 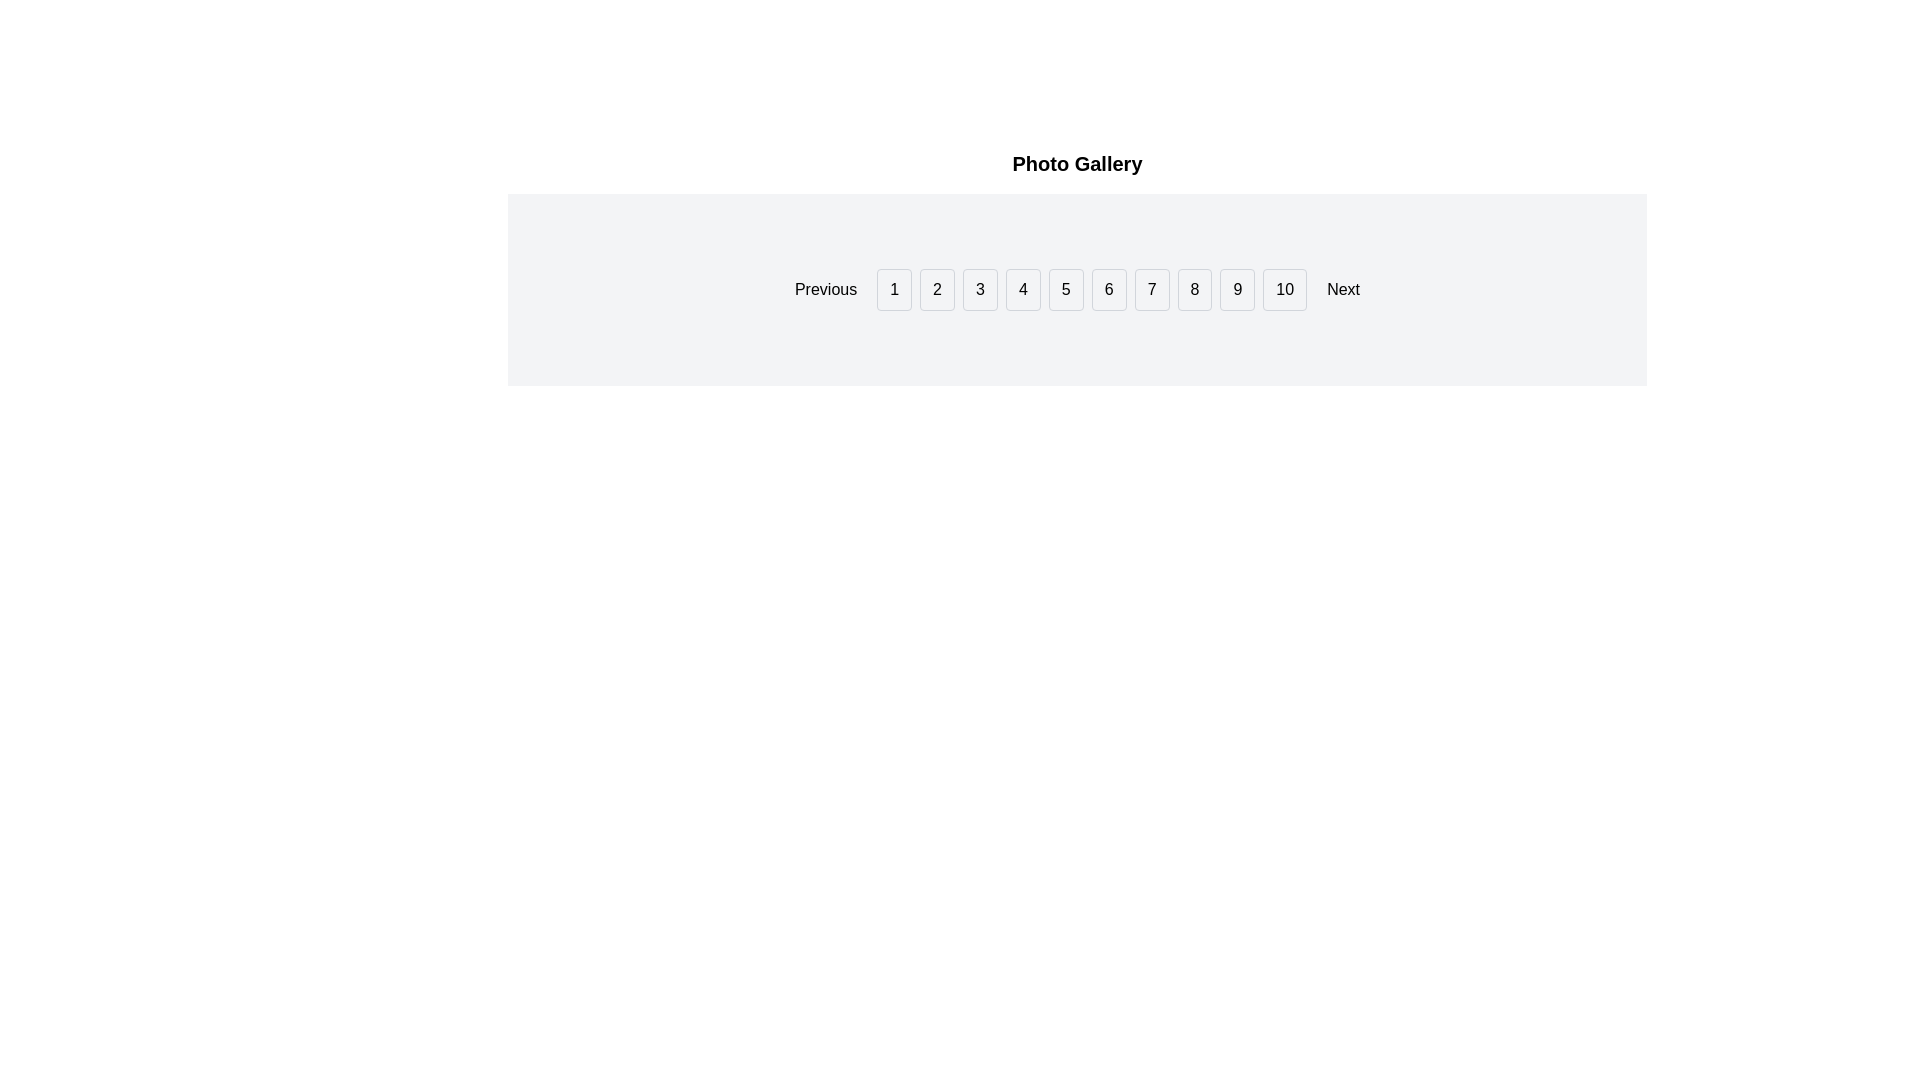 I want to click on the 'Previous' button located at the far left of the navigation bar, so click(x=825, y=289).